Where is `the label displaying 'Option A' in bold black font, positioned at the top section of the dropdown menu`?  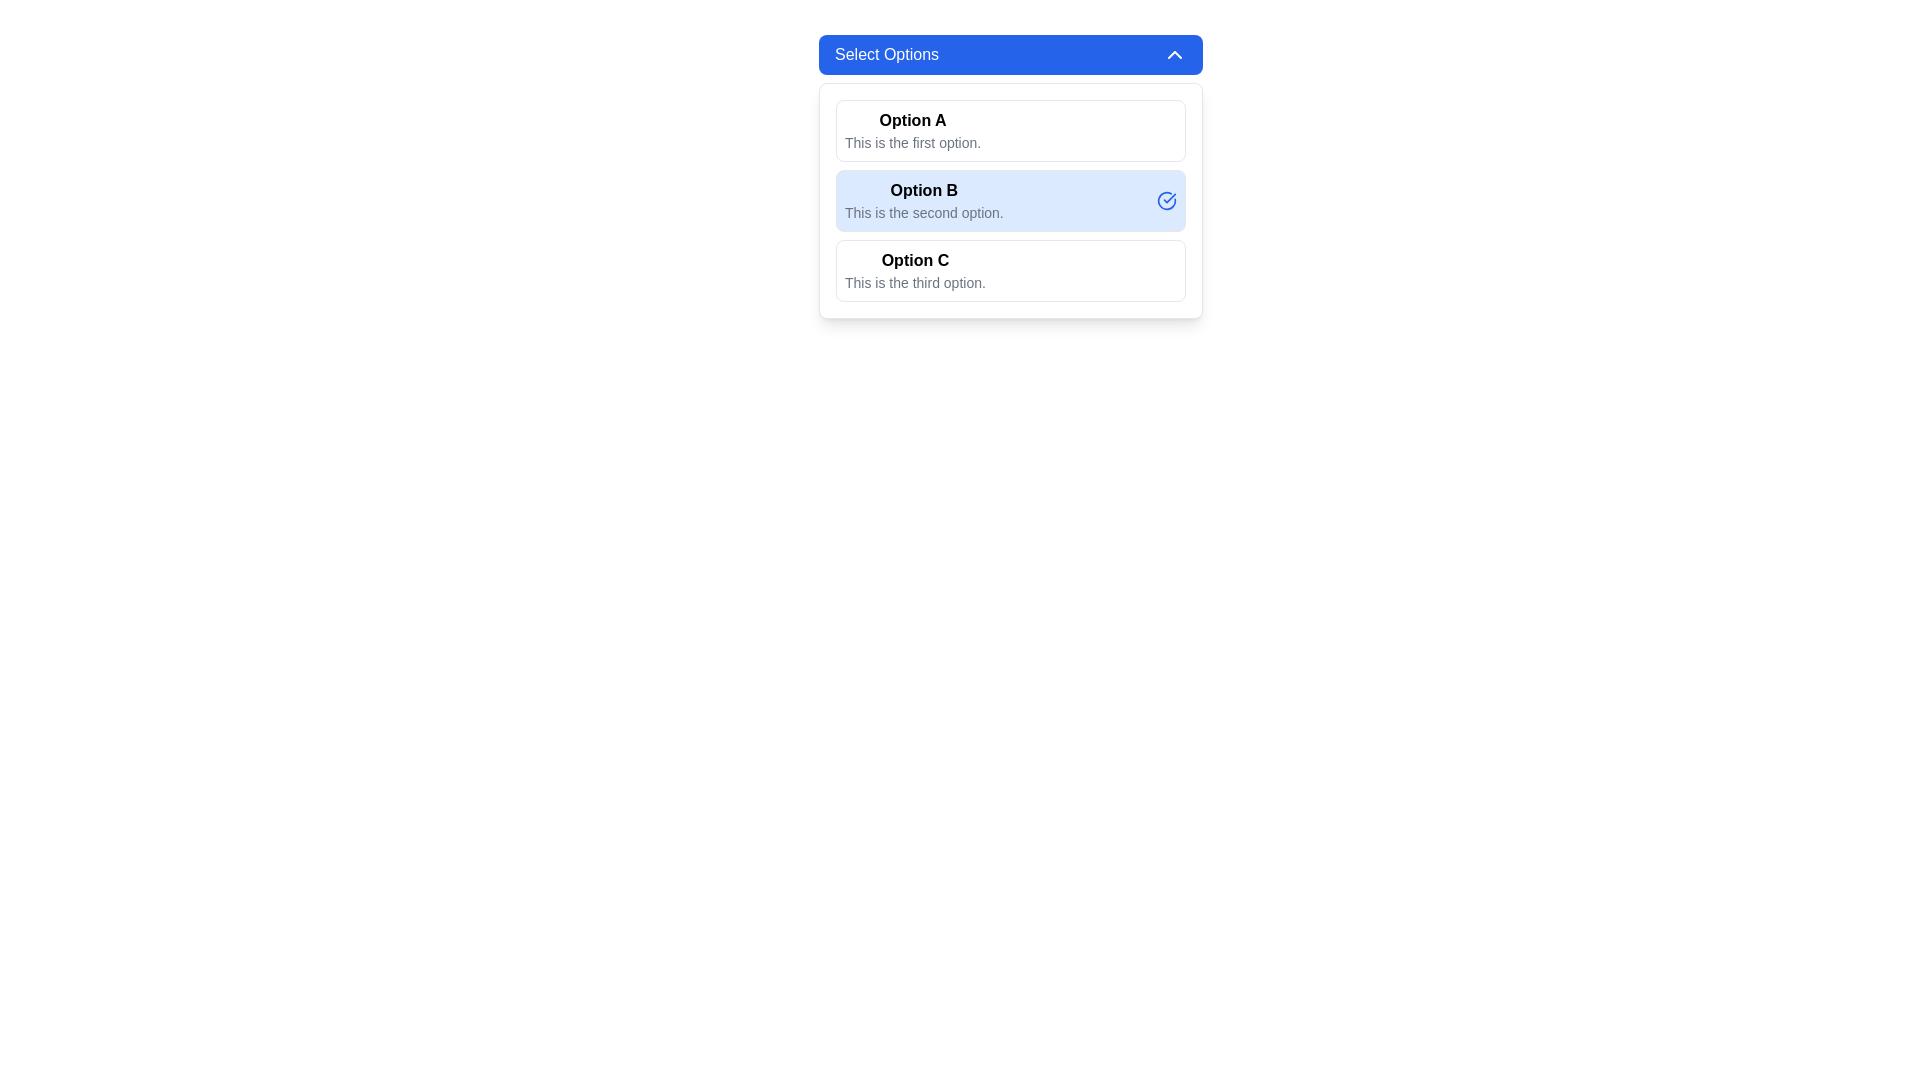
the label displaying 'Option A' in bold black font, positioned at the top section of the dropdown menu is located at coordinates (912, 120).